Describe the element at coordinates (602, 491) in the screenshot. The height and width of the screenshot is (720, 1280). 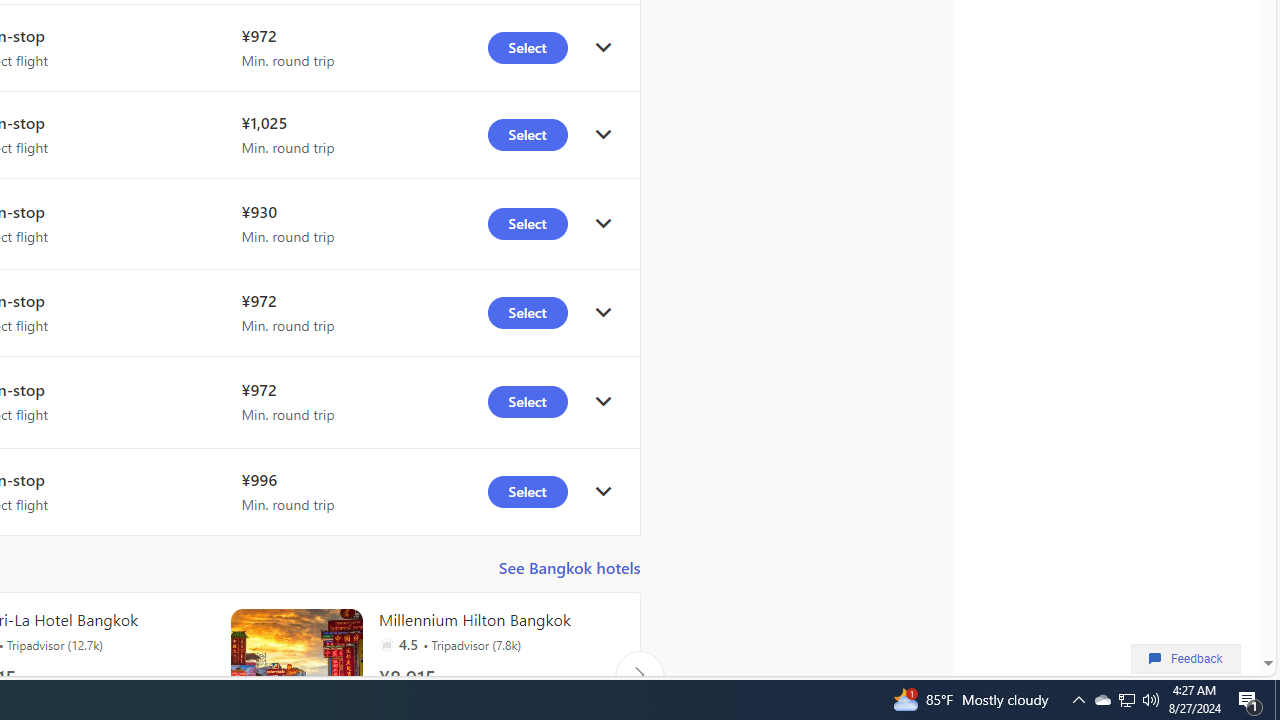
I see `'click to get details'` at that location.